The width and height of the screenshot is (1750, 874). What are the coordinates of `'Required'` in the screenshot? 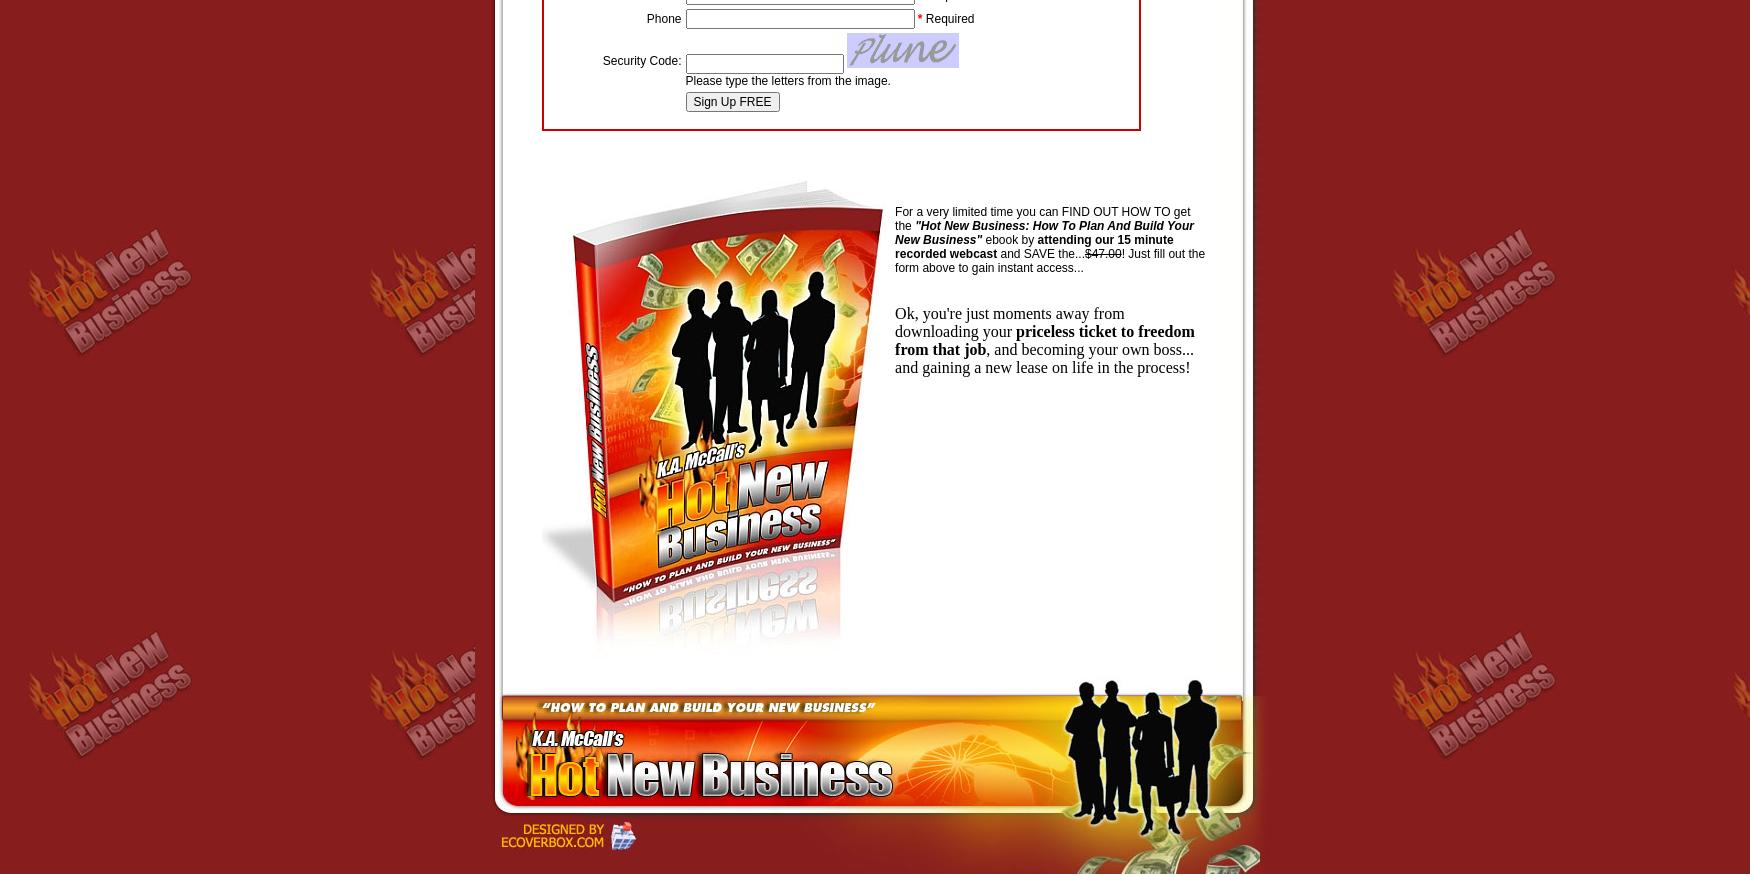 It's located at (947, 17).